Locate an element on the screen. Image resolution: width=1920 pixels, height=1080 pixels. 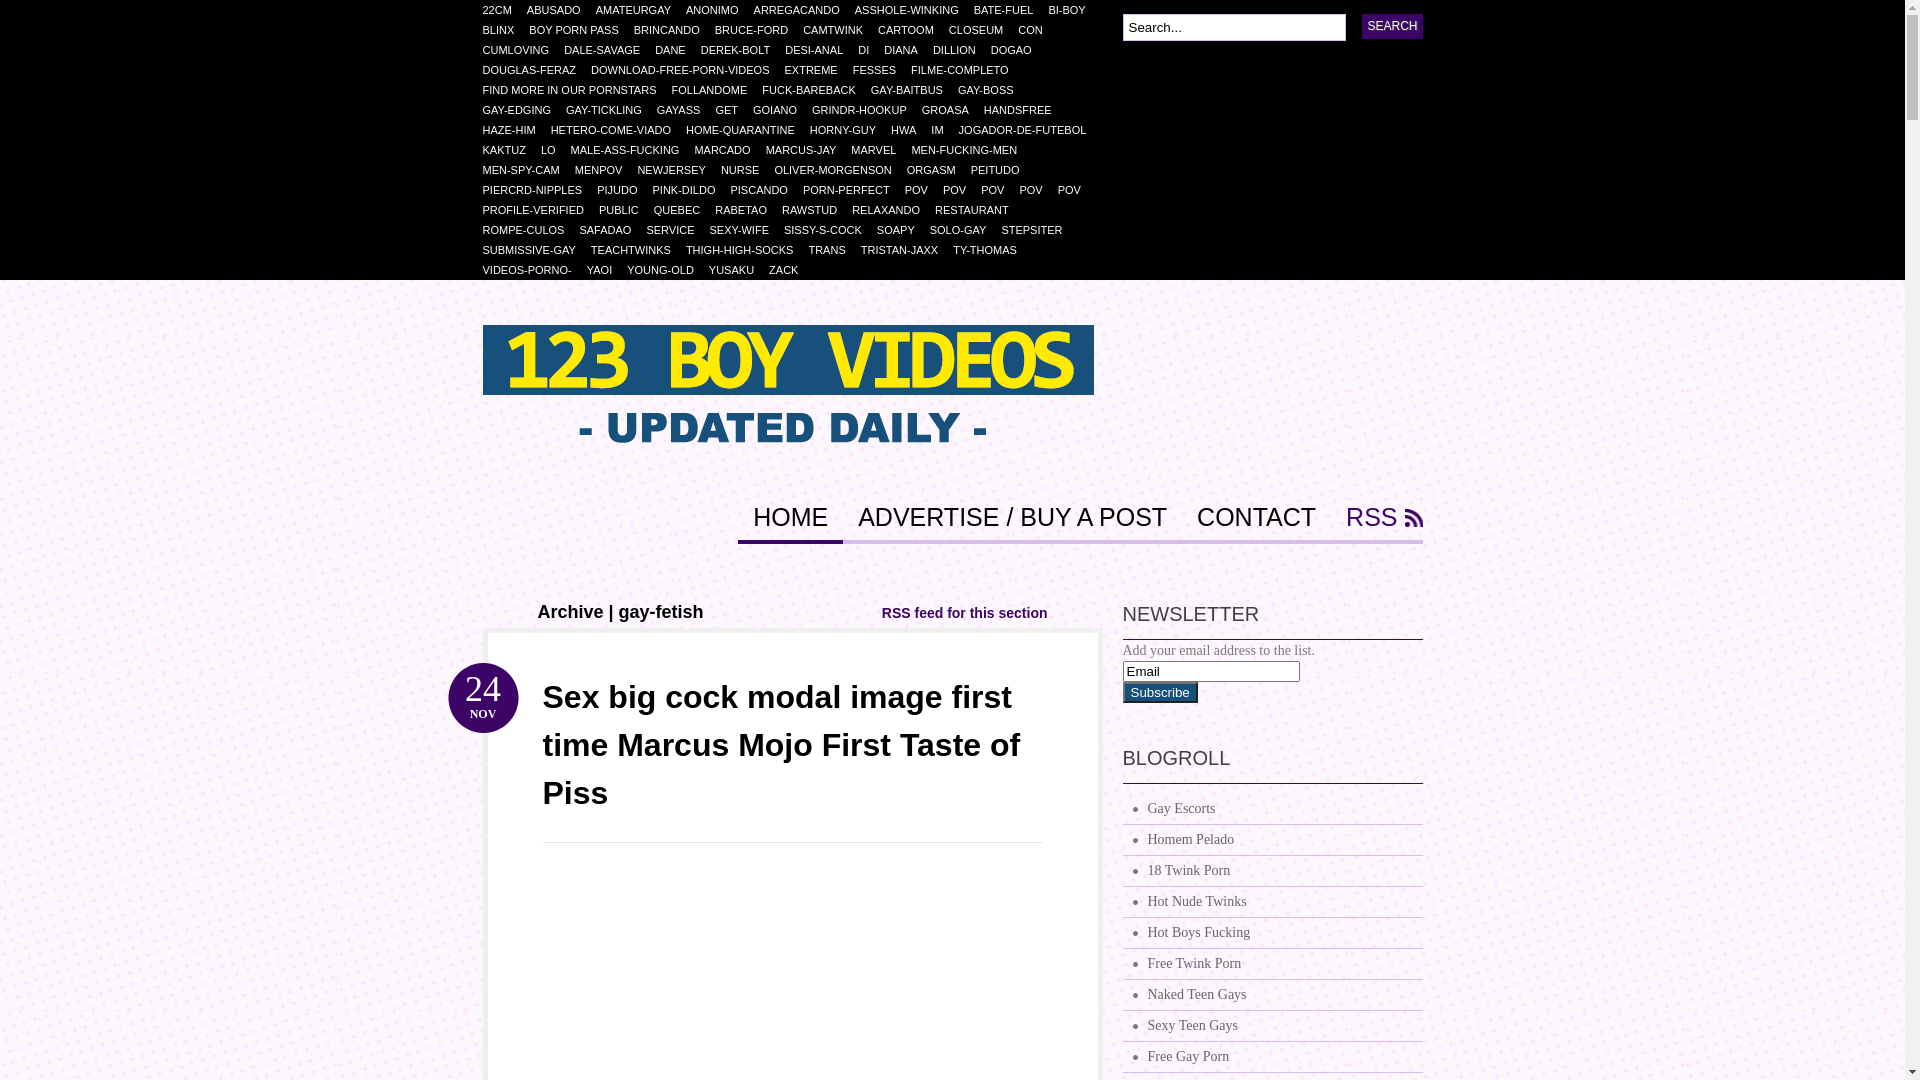
'PROFILE-VERIFIED' is located at coordinates (539, 209).